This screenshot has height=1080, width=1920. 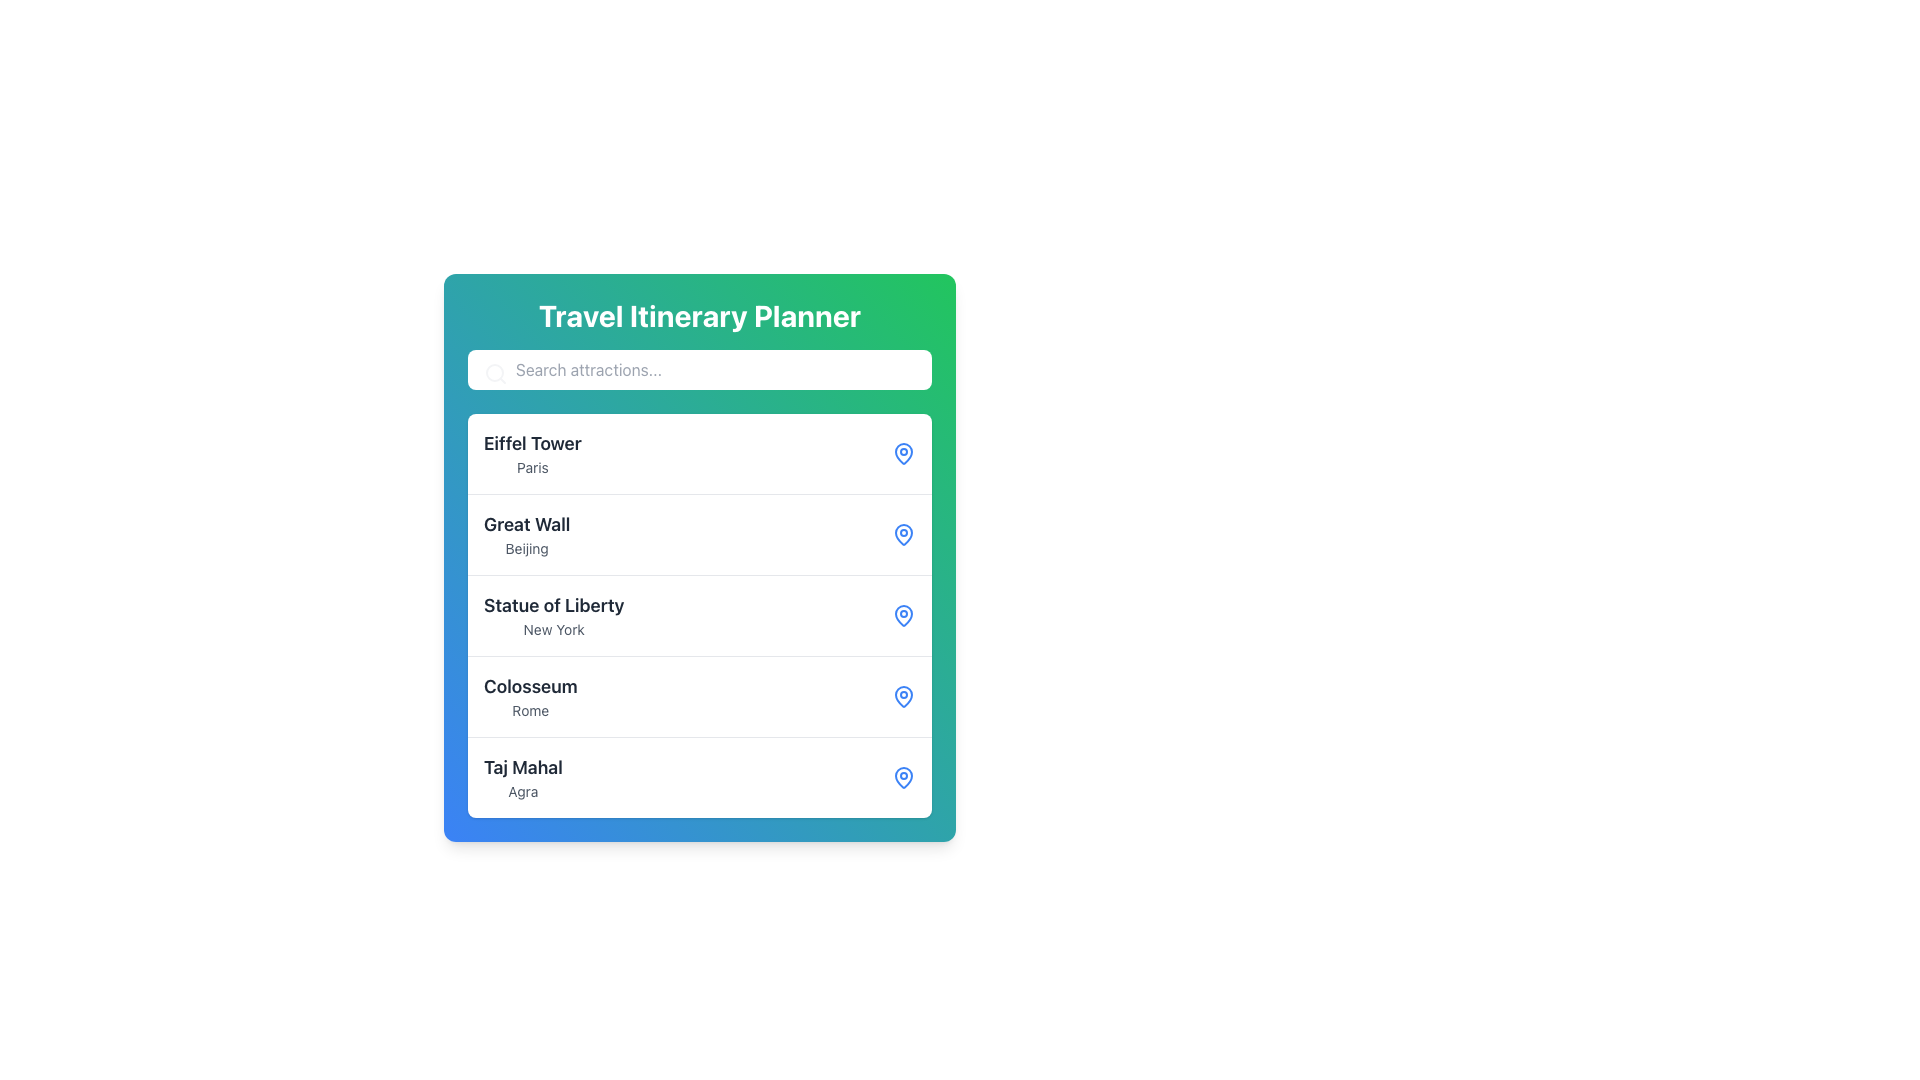 What do you see at coordinates (902, 777) in the screenshot?
I see `the map pin icon located in the bottom-right corner of the list item containing the text 'Taj Mahal' and 'Agra', which is the fifth icon from the top, to possibly show related location details` at bounding box center [902, 777].